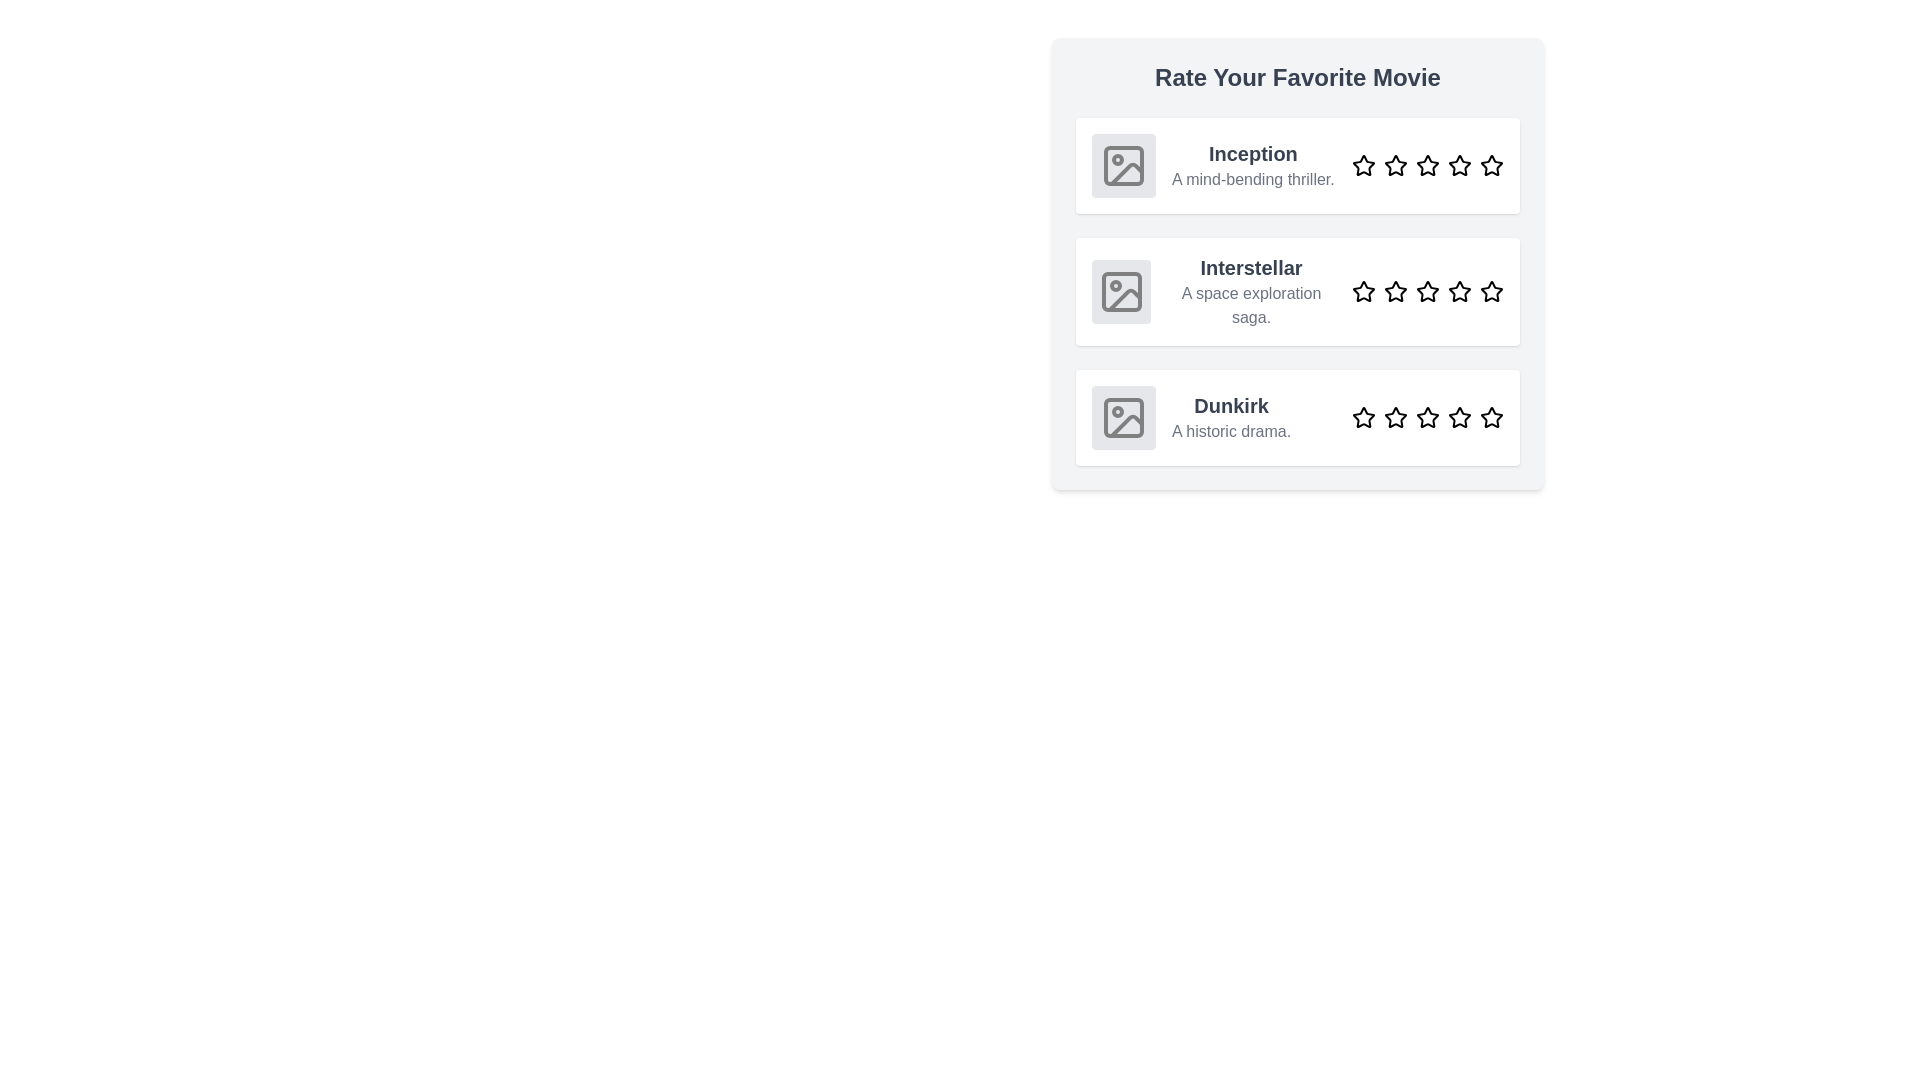 This screenshot has width=1920, height=1080. I want to click on the first rating star button for the movie 'Inception', so click(1362, 164).